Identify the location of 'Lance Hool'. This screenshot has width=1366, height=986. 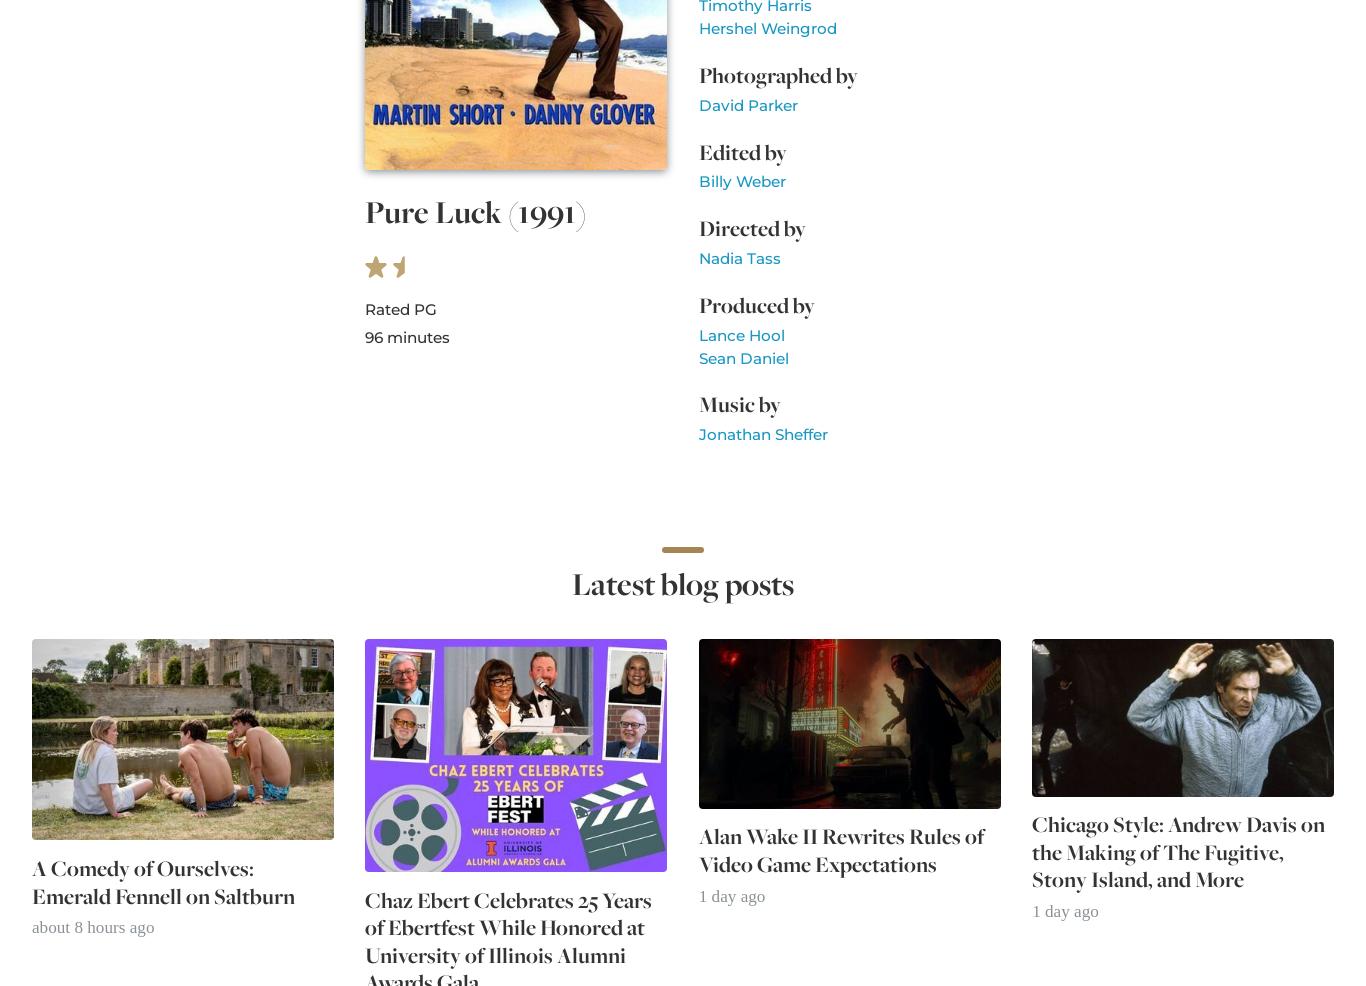
(741, 333).